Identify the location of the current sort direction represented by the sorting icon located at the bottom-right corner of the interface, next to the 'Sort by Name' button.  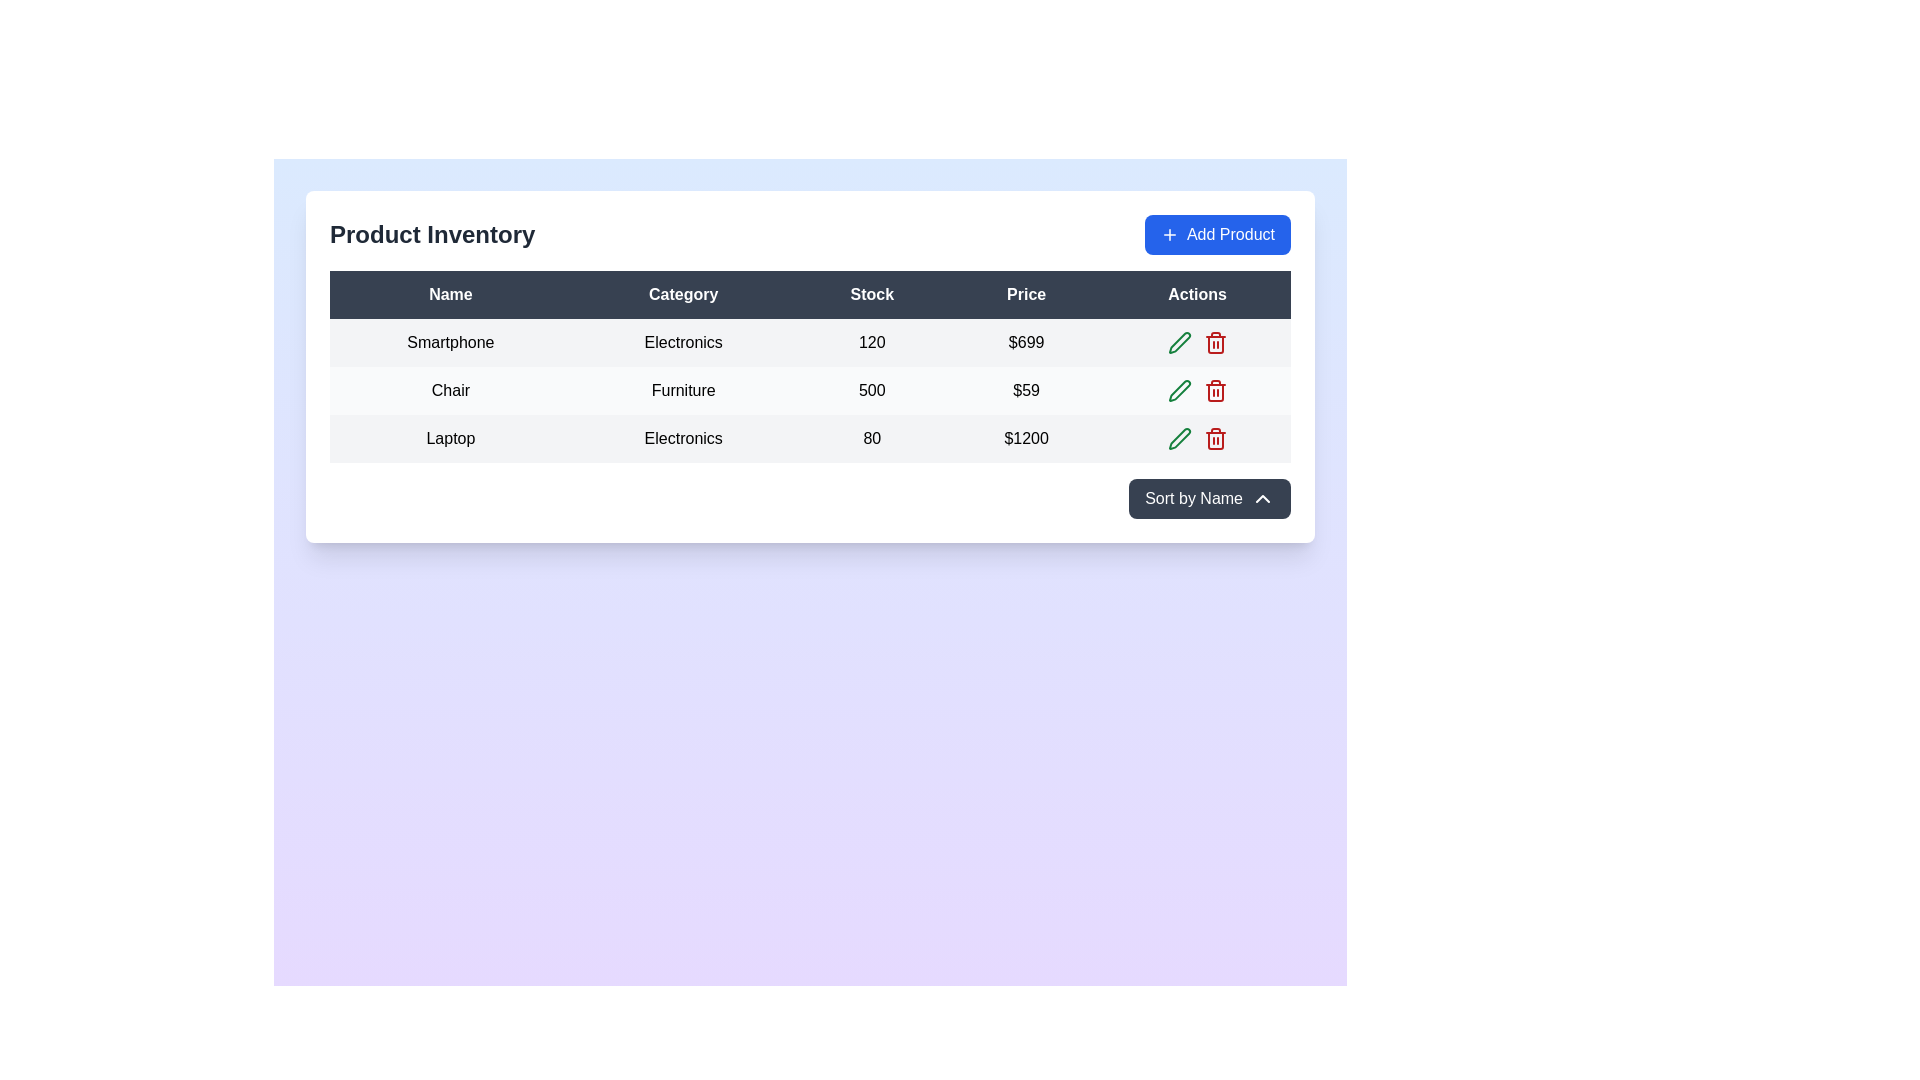
(1261, 497).